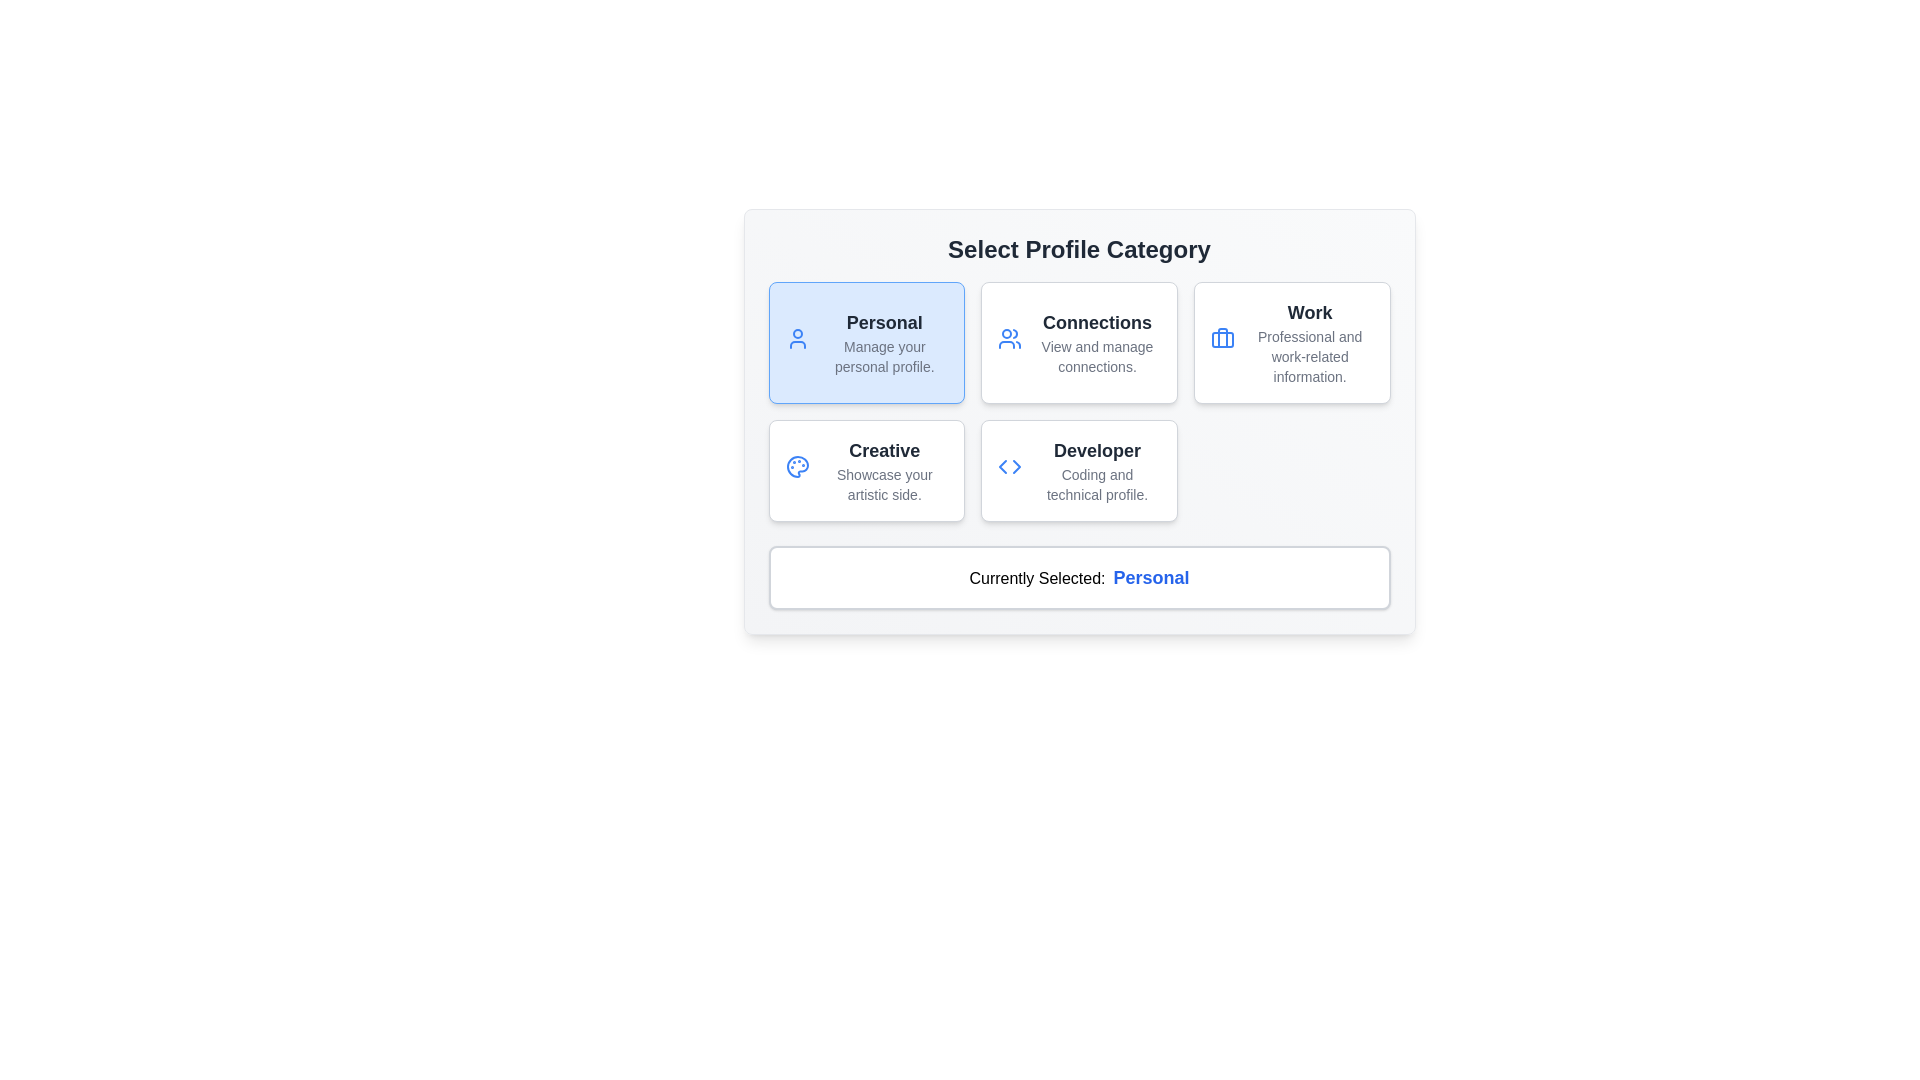  I want to click on the programming icon representing the 'Developer: Coding and technical profile', which features two triangular arrows and is located to the right of the 'Creative' profile, so click(1010, 466).